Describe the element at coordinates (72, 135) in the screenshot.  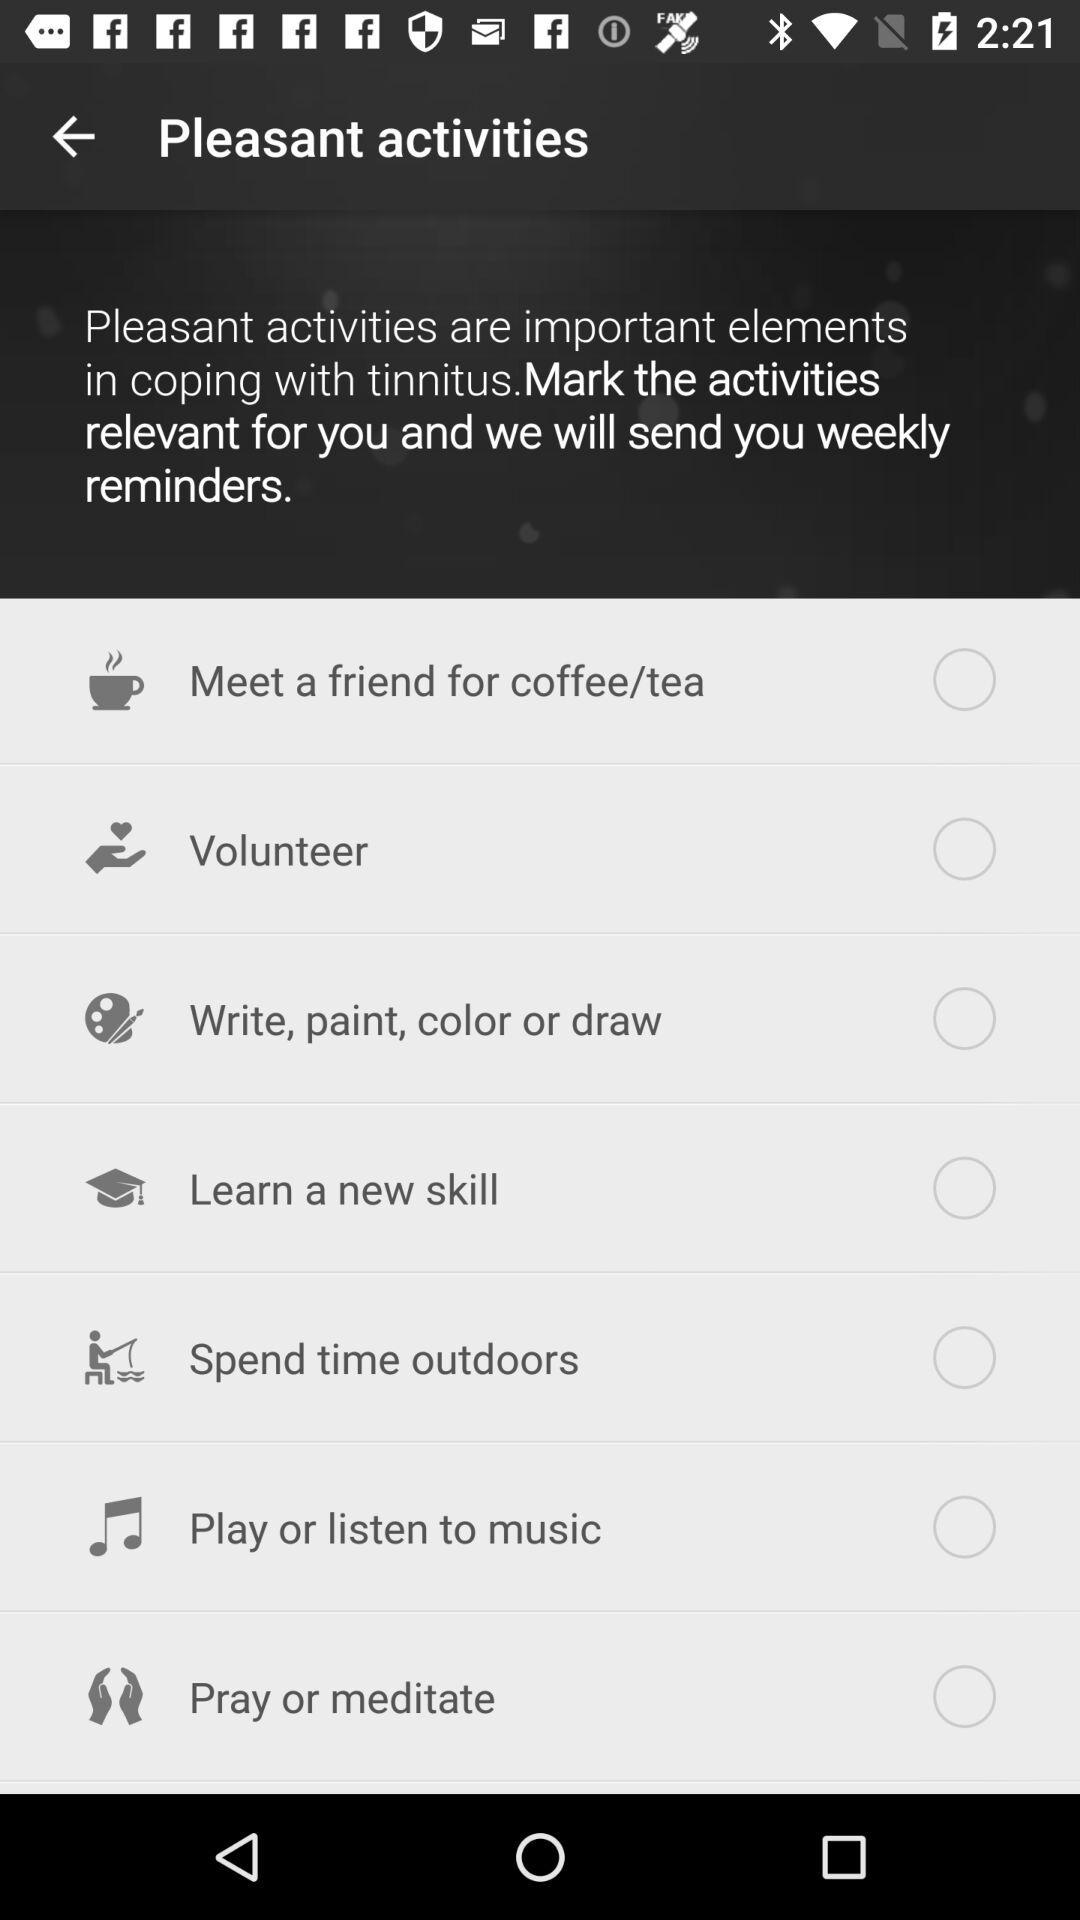
I see `the icon to the left of pleasant activities item` at that location.